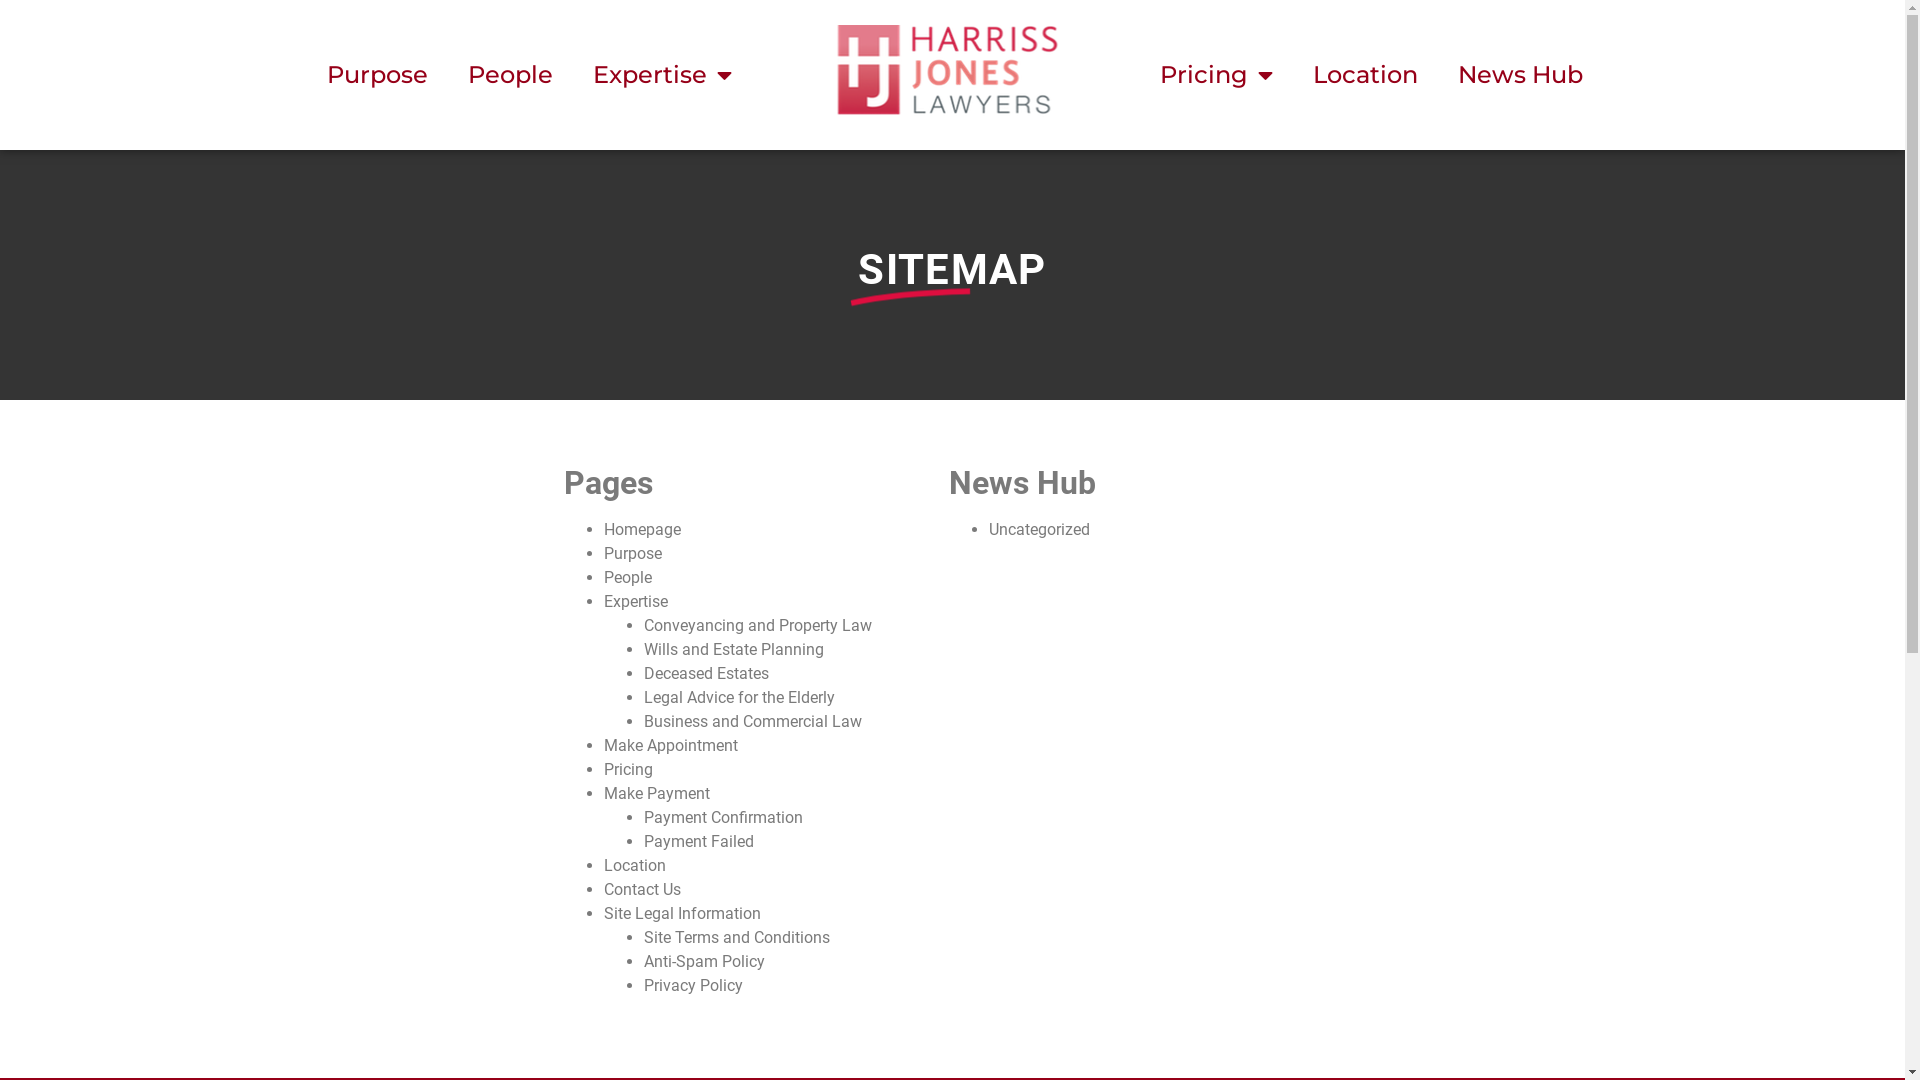 The image size is (1920, 1080). What do you see at coordinates (657, 792) in the screenshot?
I see `'Make Payment'` at bounding box center [657, 792].